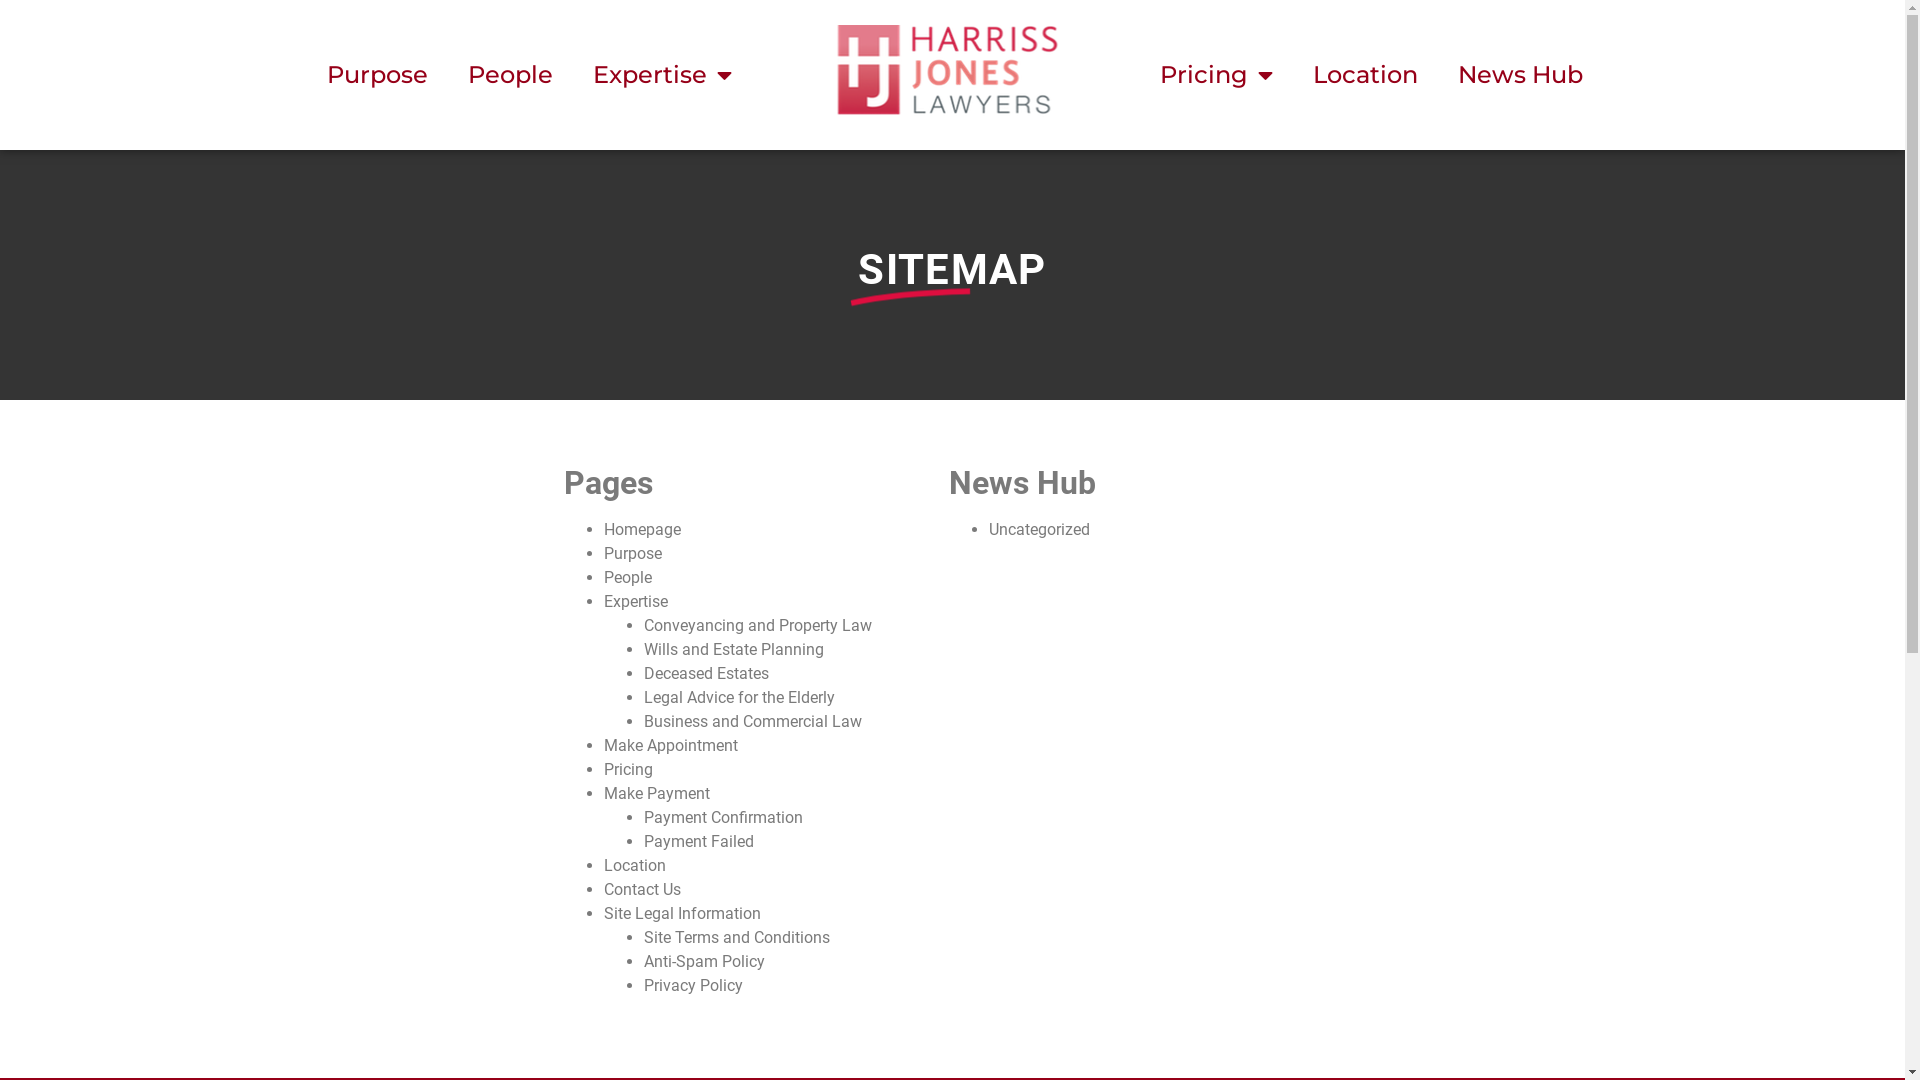 The image size is (1920, 1080). What do you see at coordinates (657, 792) in the screenshot?
I see `'Make Payment'` at bounding box center [657, 792].